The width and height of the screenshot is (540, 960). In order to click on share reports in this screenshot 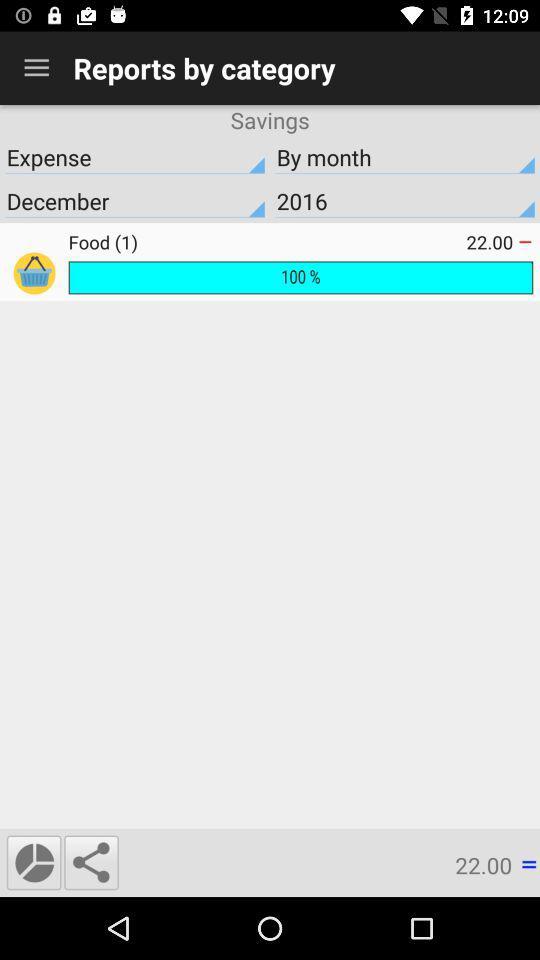, I will do `click(90, 861)`.